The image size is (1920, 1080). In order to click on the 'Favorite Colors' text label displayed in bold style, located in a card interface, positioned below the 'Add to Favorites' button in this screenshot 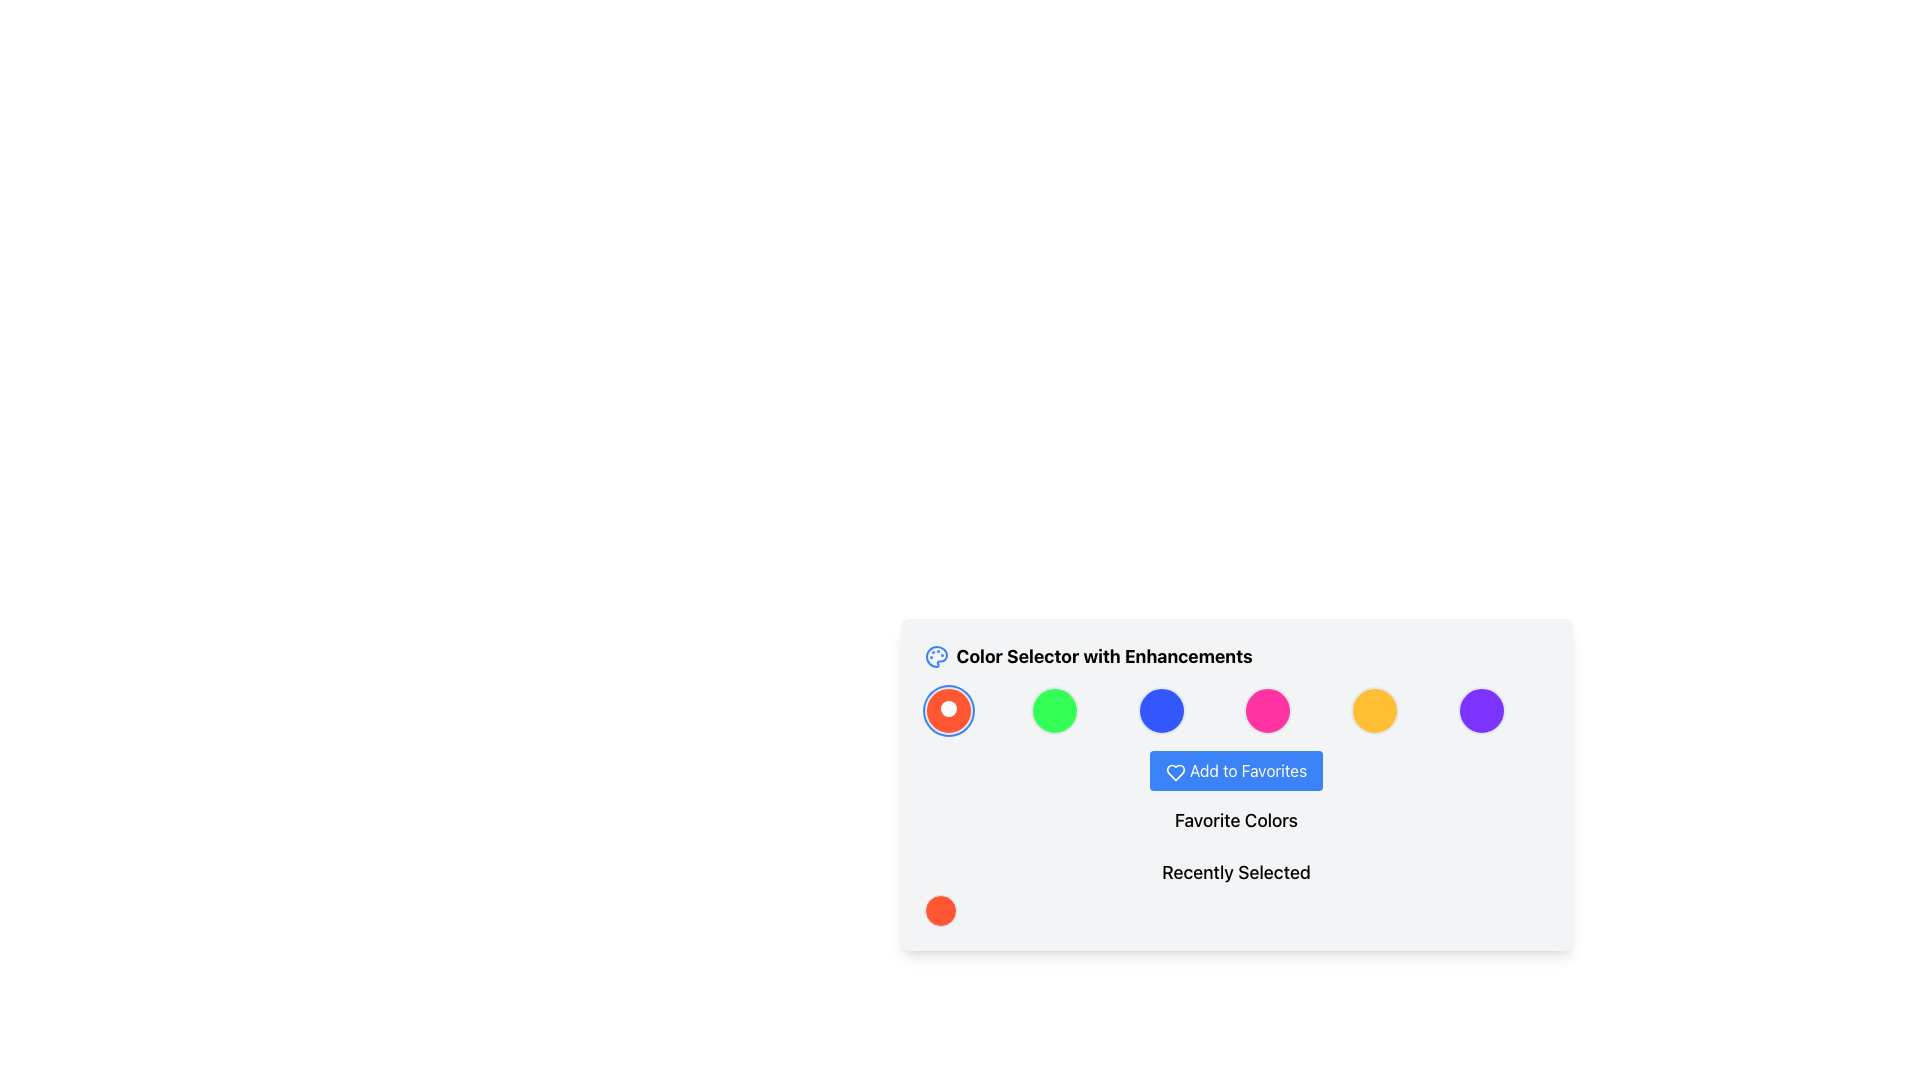, I will do `click(1235, 825)`.